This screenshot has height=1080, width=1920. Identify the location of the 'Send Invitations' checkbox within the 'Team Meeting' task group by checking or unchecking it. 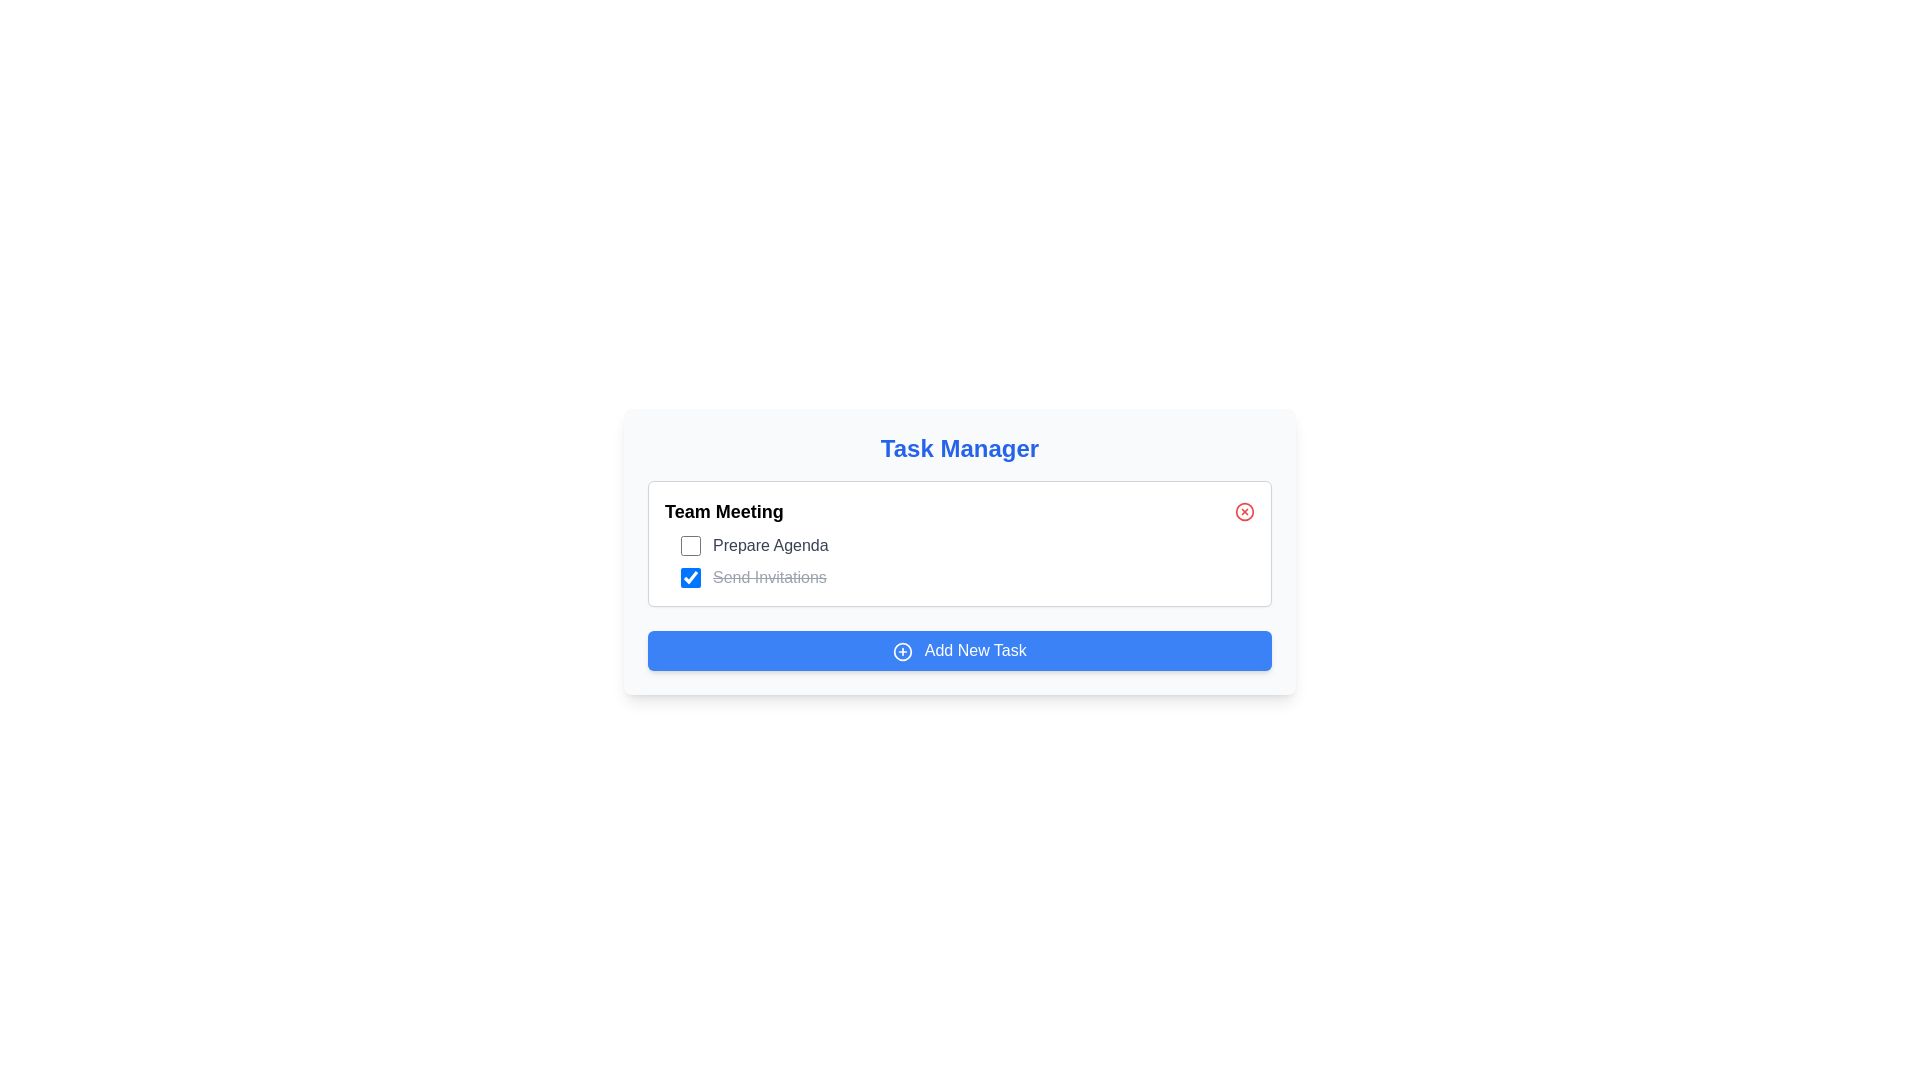
(960, 543).